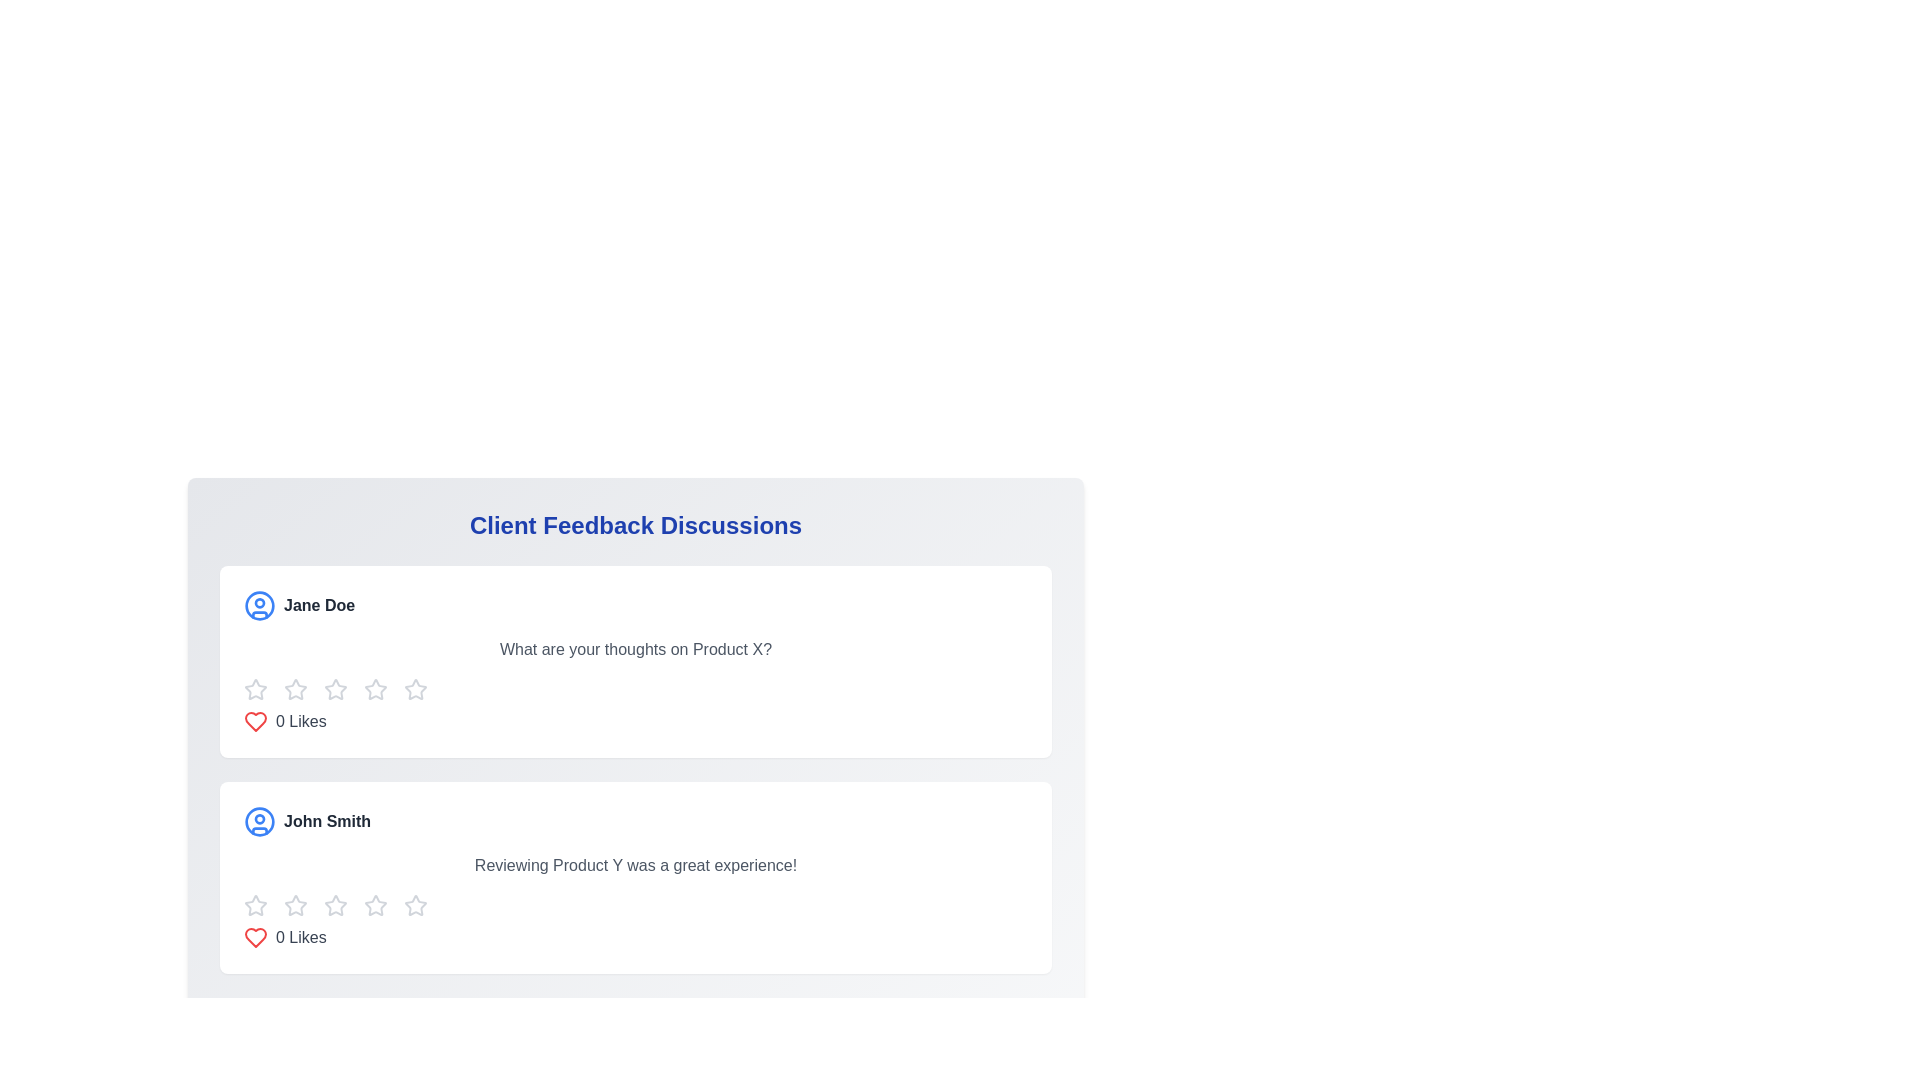 The height and width of the screenshot is (1080, 1920). I want to click on the Rating star icon, which represents the lowest rating in a set of five stars, for user customization scenarios, so click(254, 689).